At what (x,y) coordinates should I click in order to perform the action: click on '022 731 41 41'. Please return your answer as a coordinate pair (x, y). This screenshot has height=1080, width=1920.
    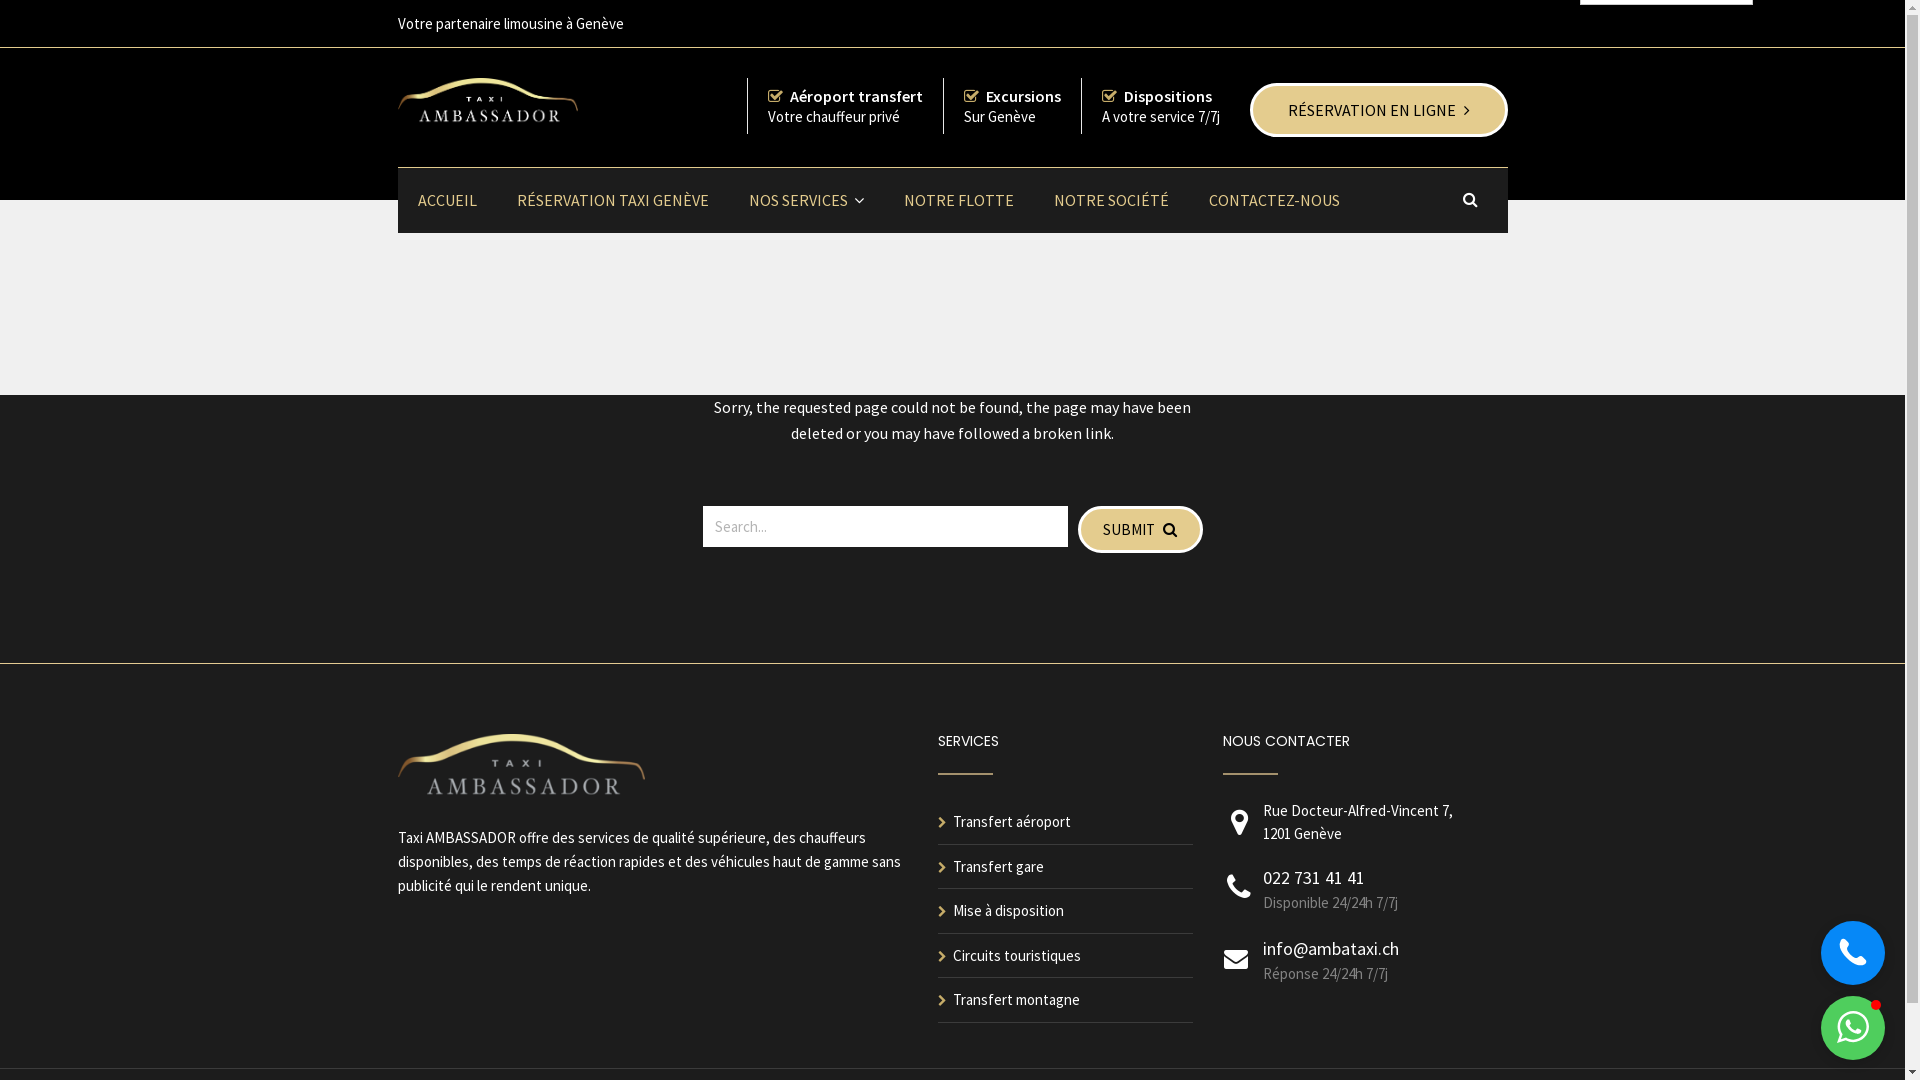
    Looking at the image, I should click on (1313, 876).